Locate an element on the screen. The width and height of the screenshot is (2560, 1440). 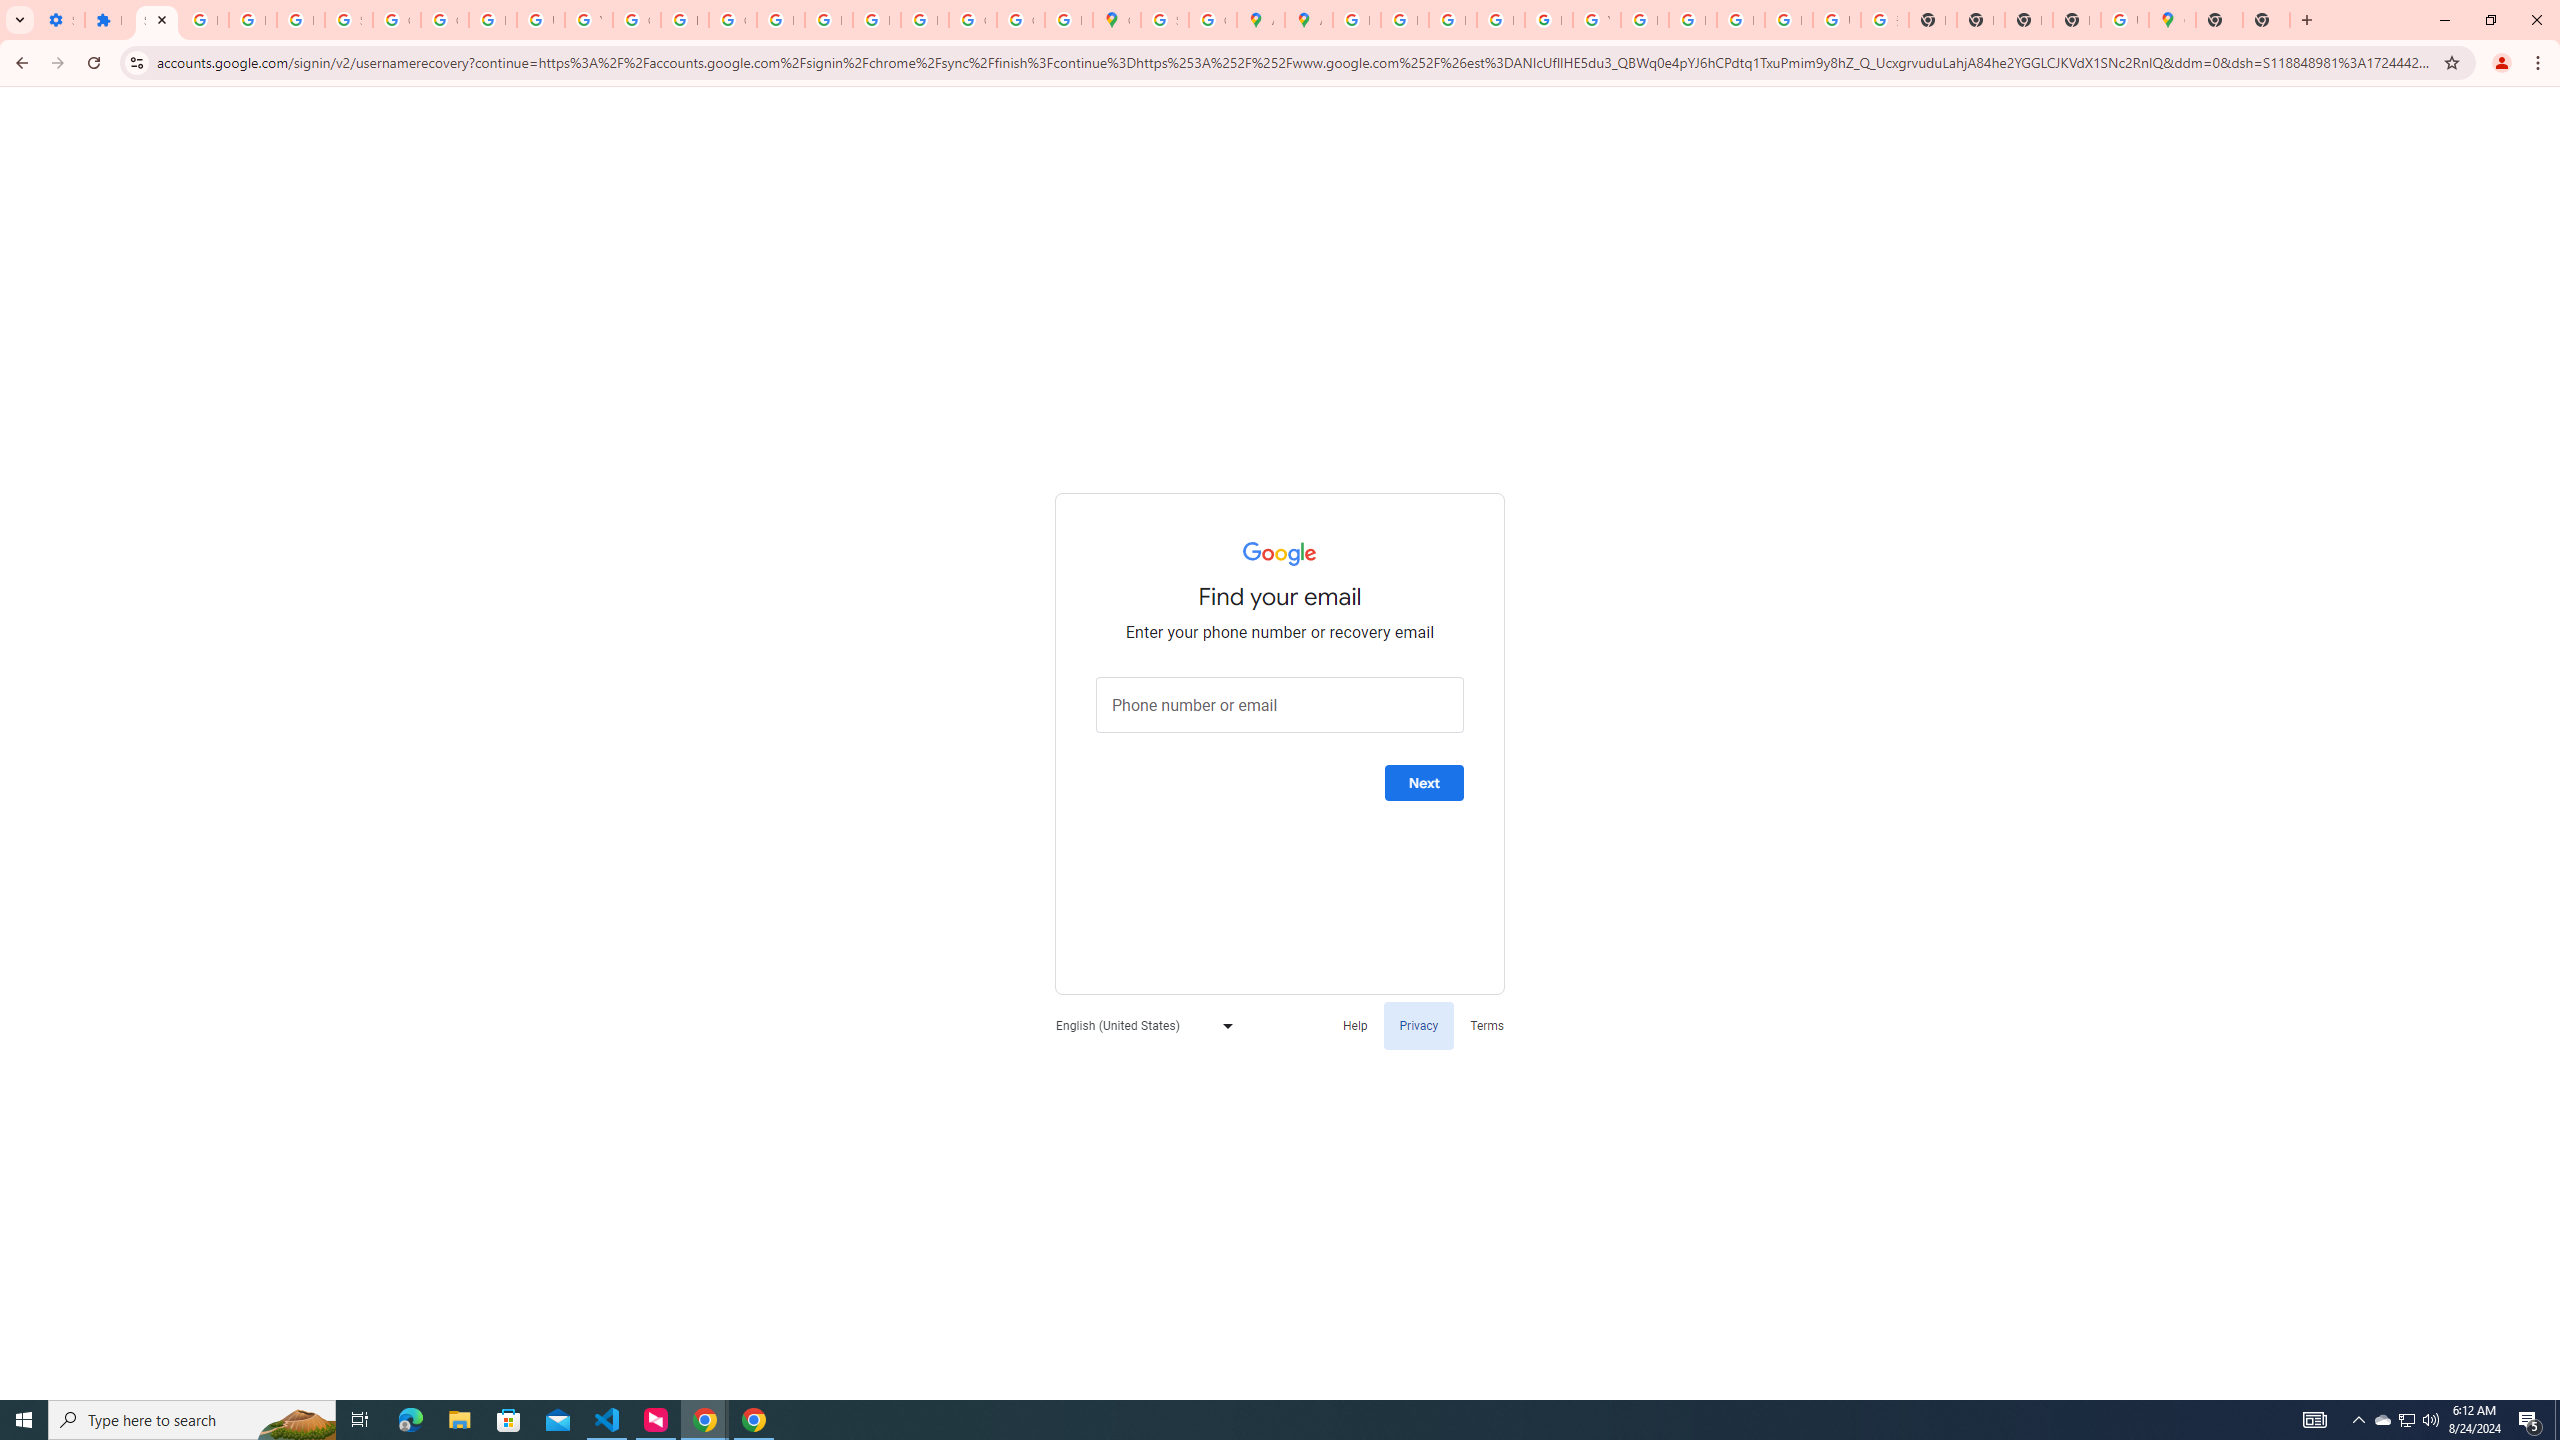
'Google Maps' is located at coordinates (1116, 19).